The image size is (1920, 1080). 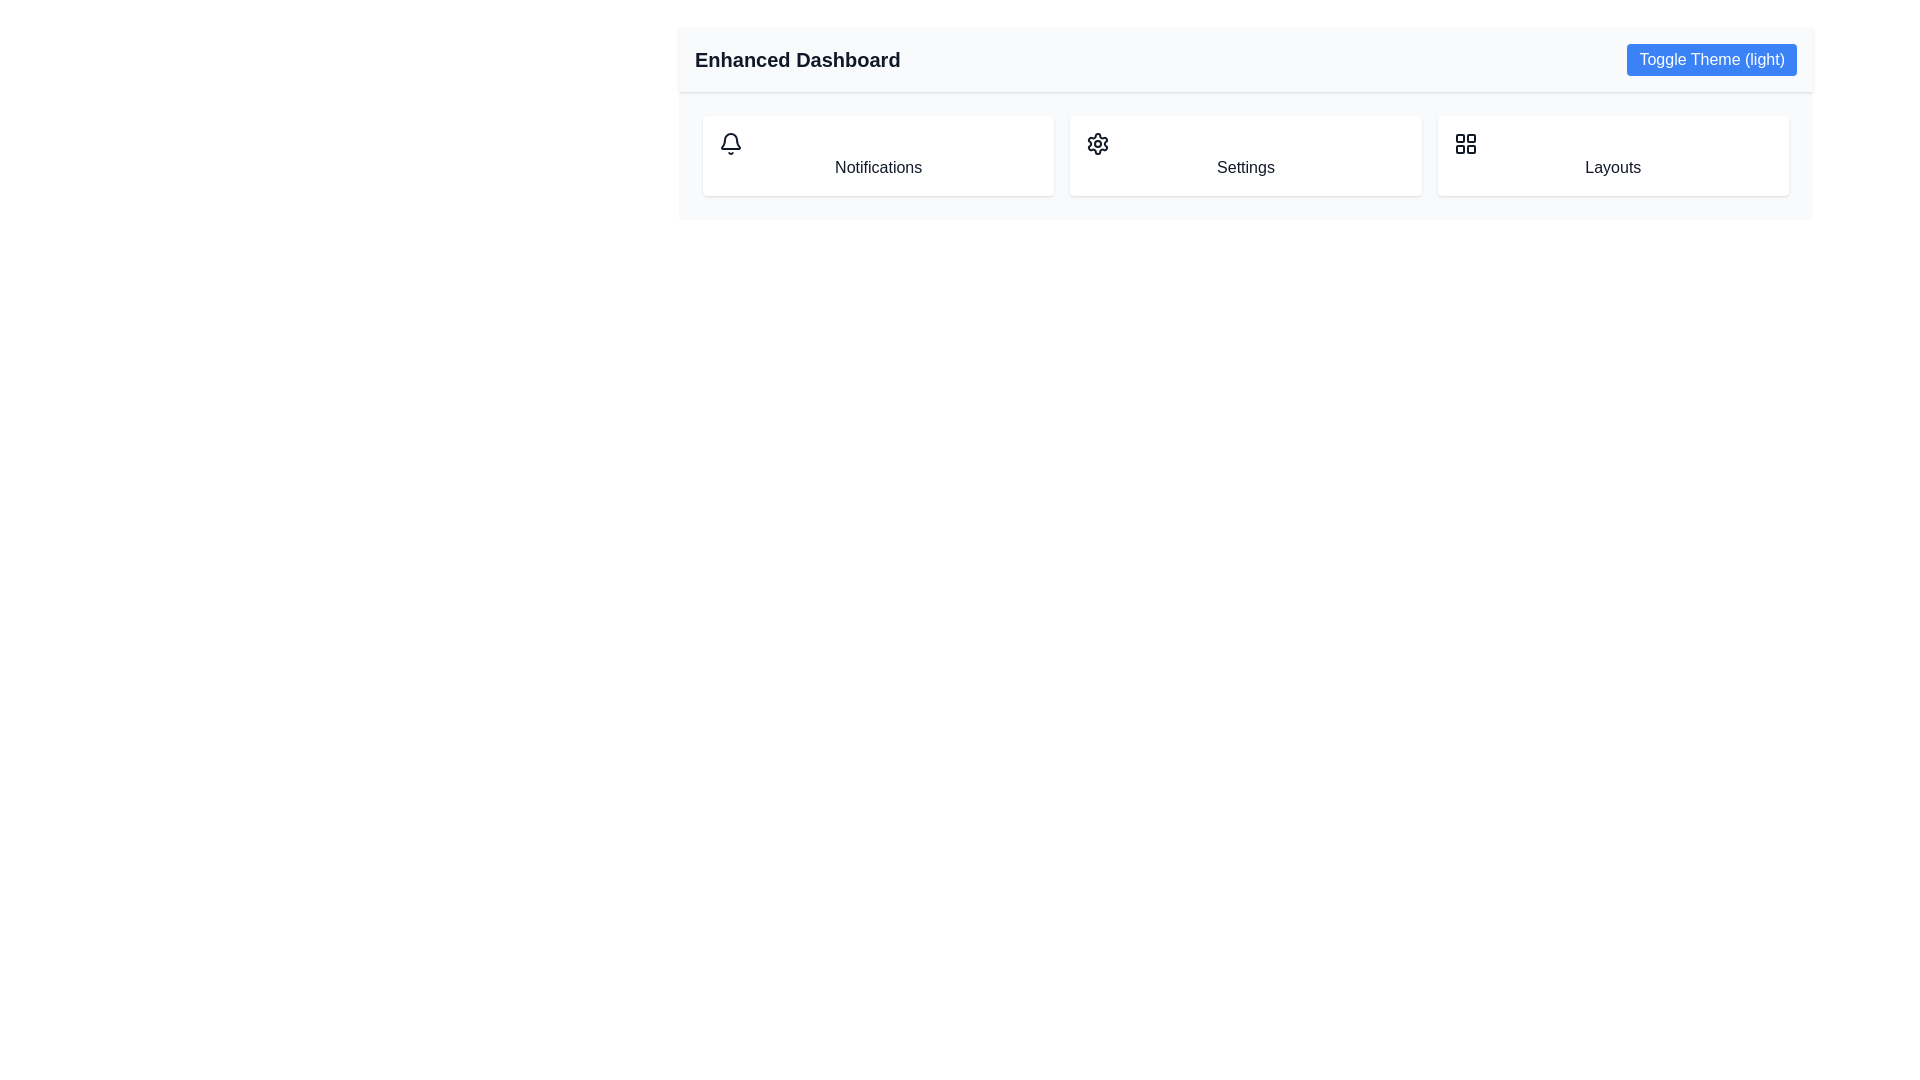 I want to click on the static text label identifying the 'Enhanced Dashboard', located in the top-left section of the header, so click(x=796, y=59).